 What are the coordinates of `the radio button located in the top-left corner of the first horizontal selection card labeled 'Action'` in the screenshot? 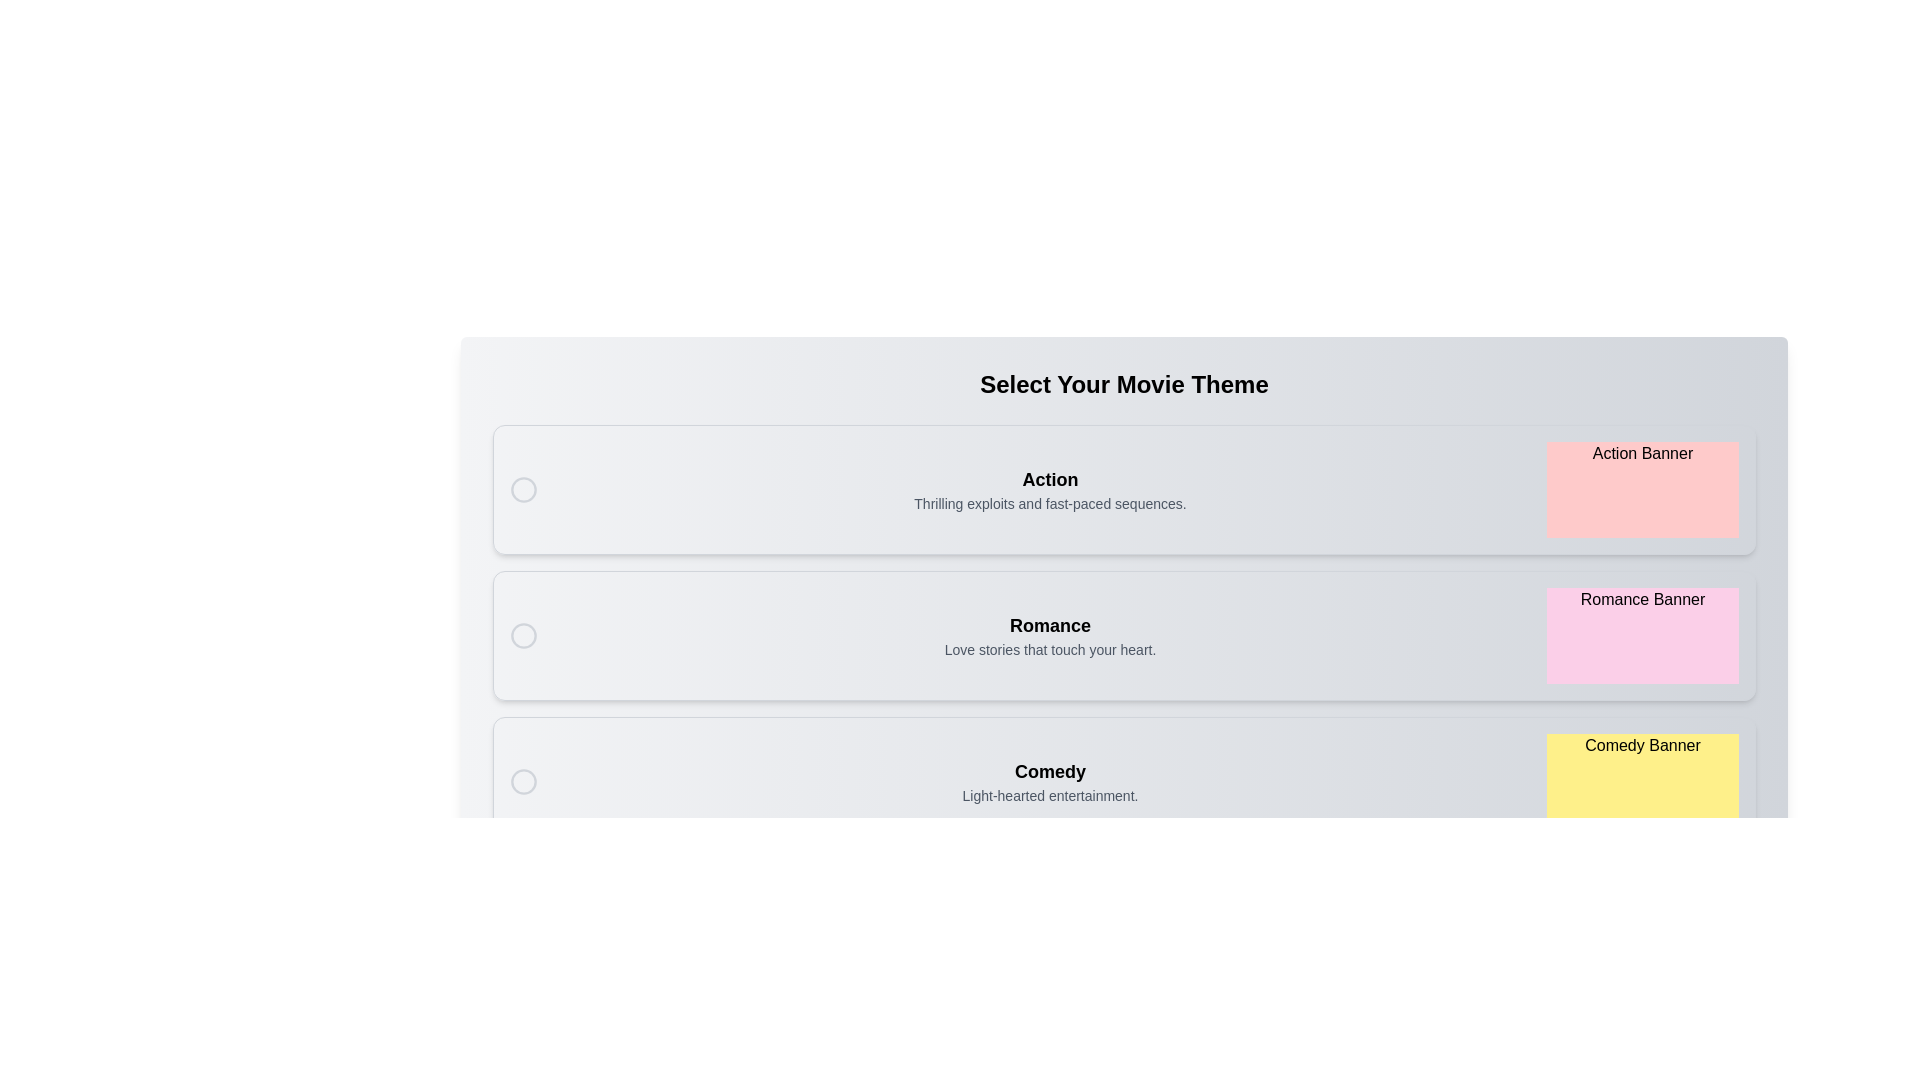 It's located at (523, 489).